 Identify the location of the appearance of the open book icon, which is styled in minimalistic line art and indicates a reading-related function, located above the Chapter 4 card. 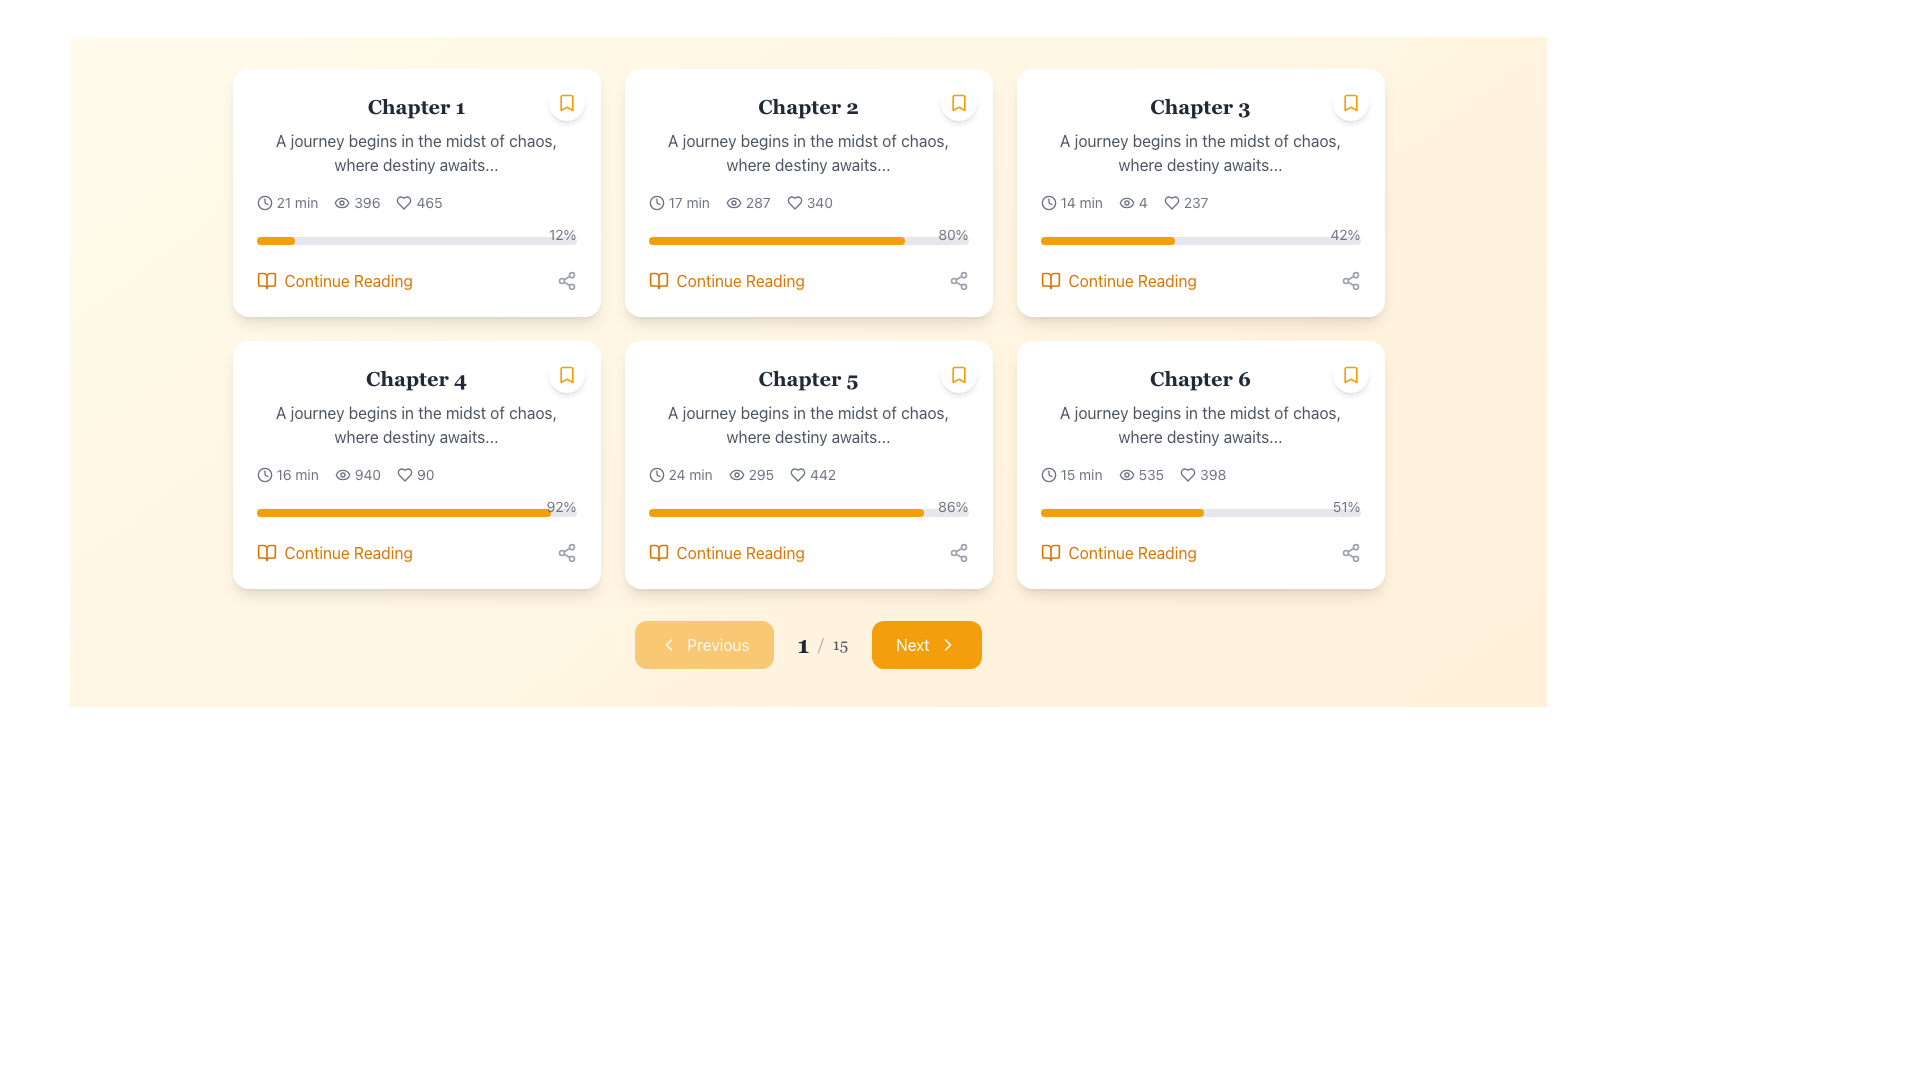
(265, 552).